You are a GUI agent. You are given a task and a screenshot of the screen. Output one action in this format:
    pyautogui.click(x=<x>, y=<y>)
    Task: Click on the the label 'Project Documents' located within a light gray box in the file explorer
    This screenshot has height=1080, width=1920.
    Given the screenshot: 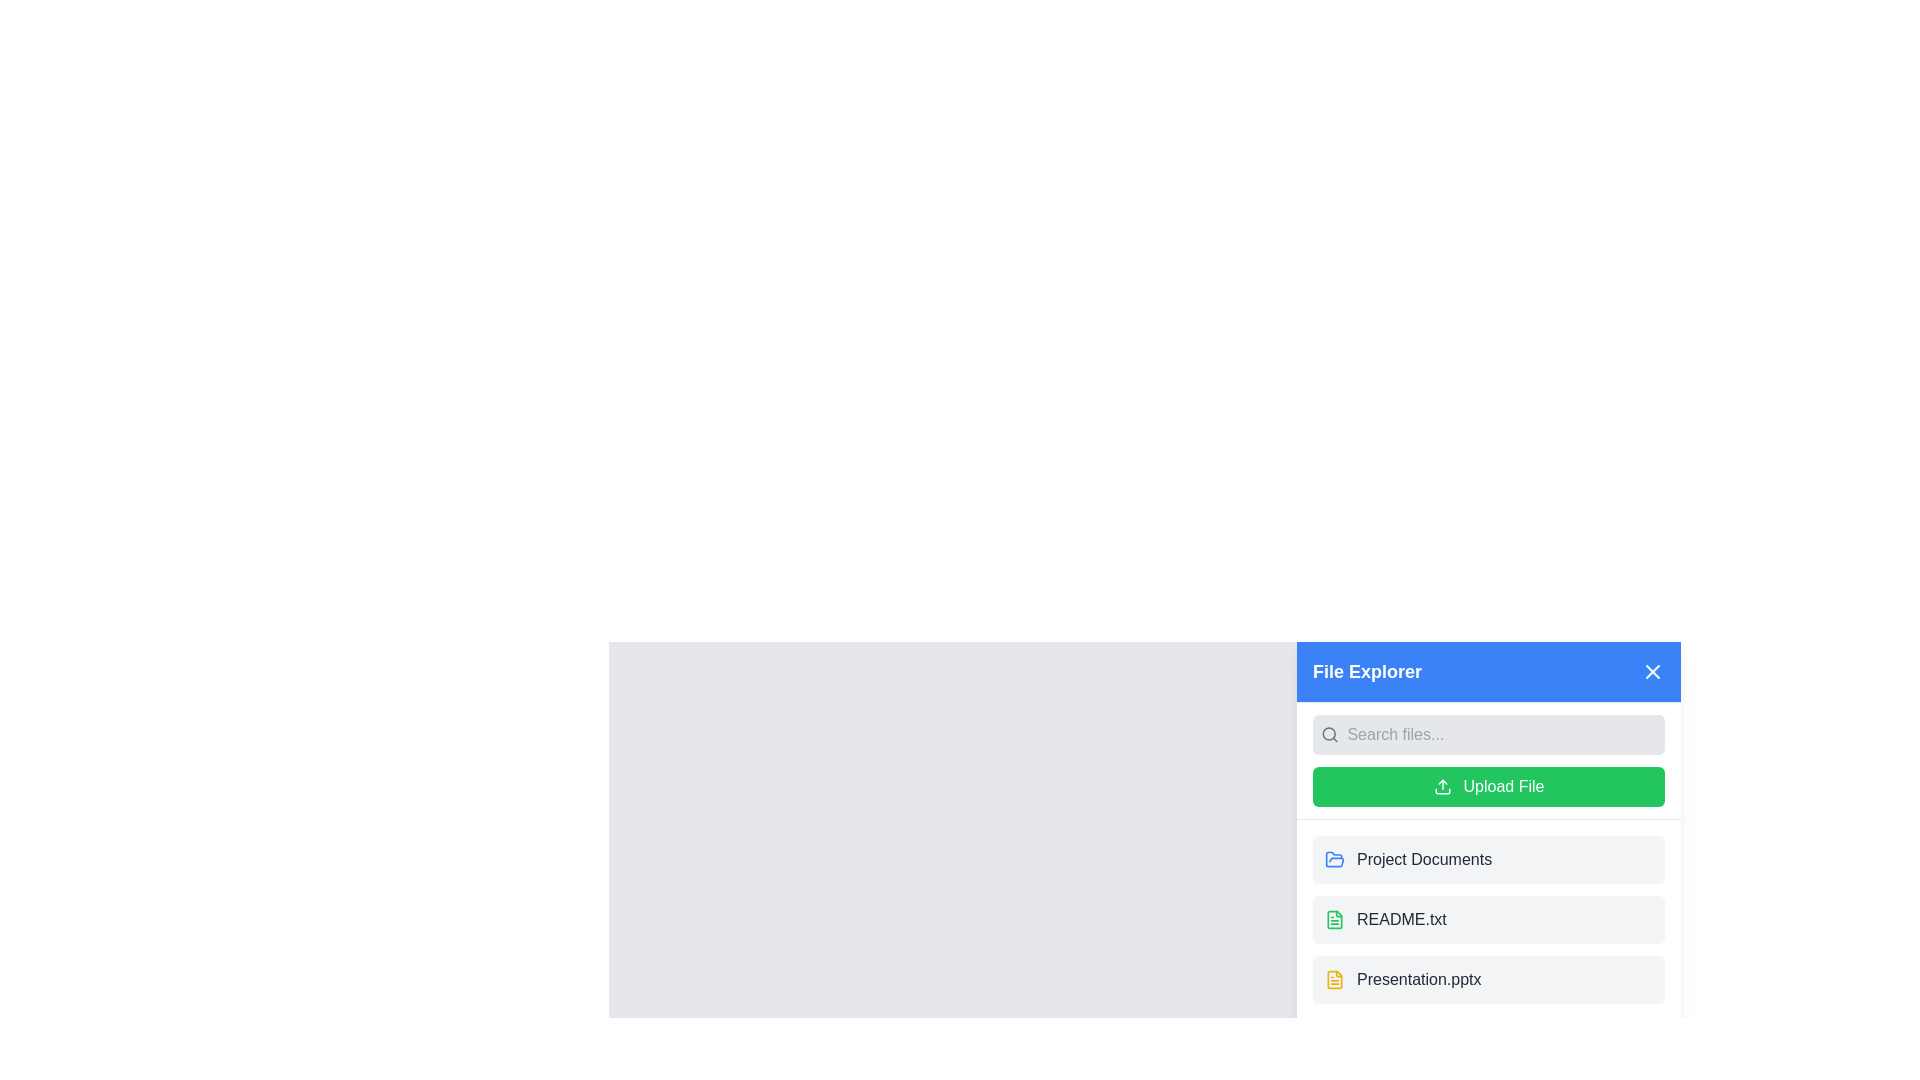 What is the action you would take?
    pyautogui.click(x=1423, y=859)
    